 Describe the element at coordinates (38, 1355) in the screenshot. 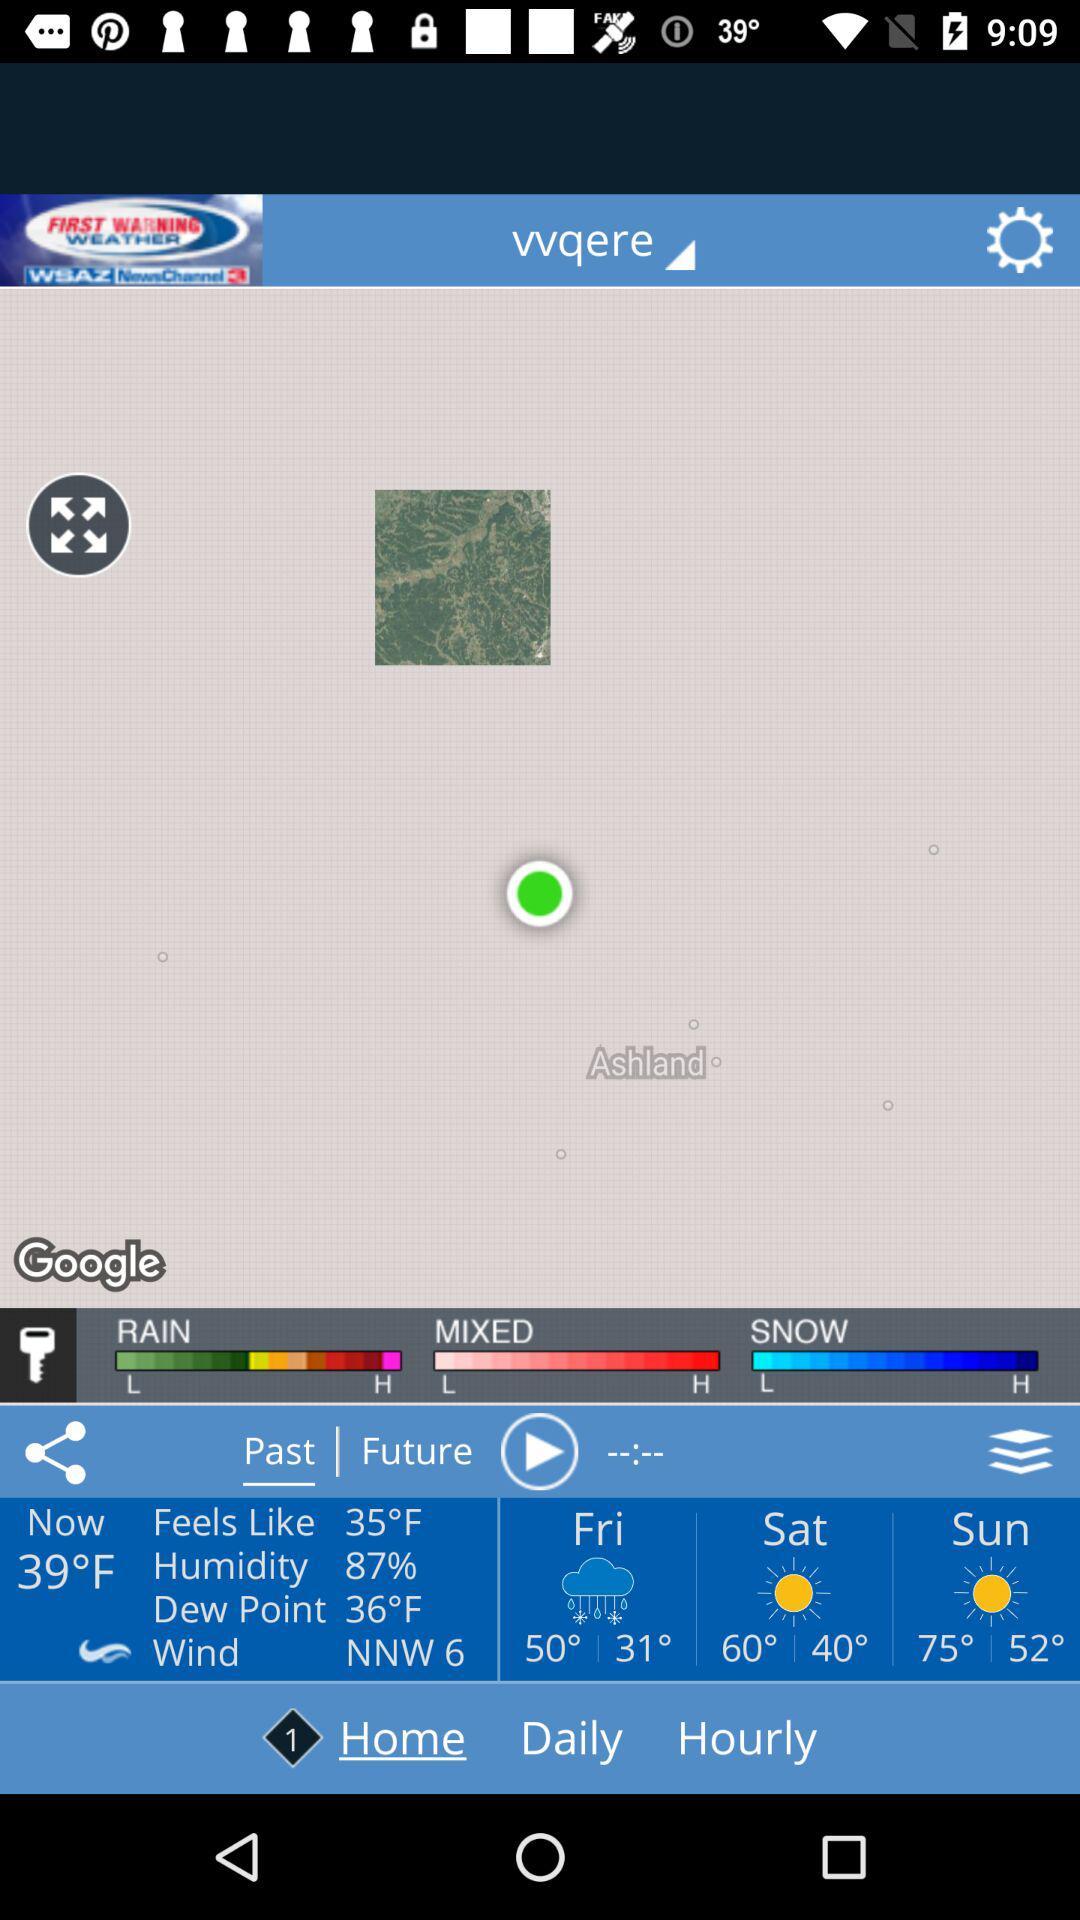

I see `key` at that location.